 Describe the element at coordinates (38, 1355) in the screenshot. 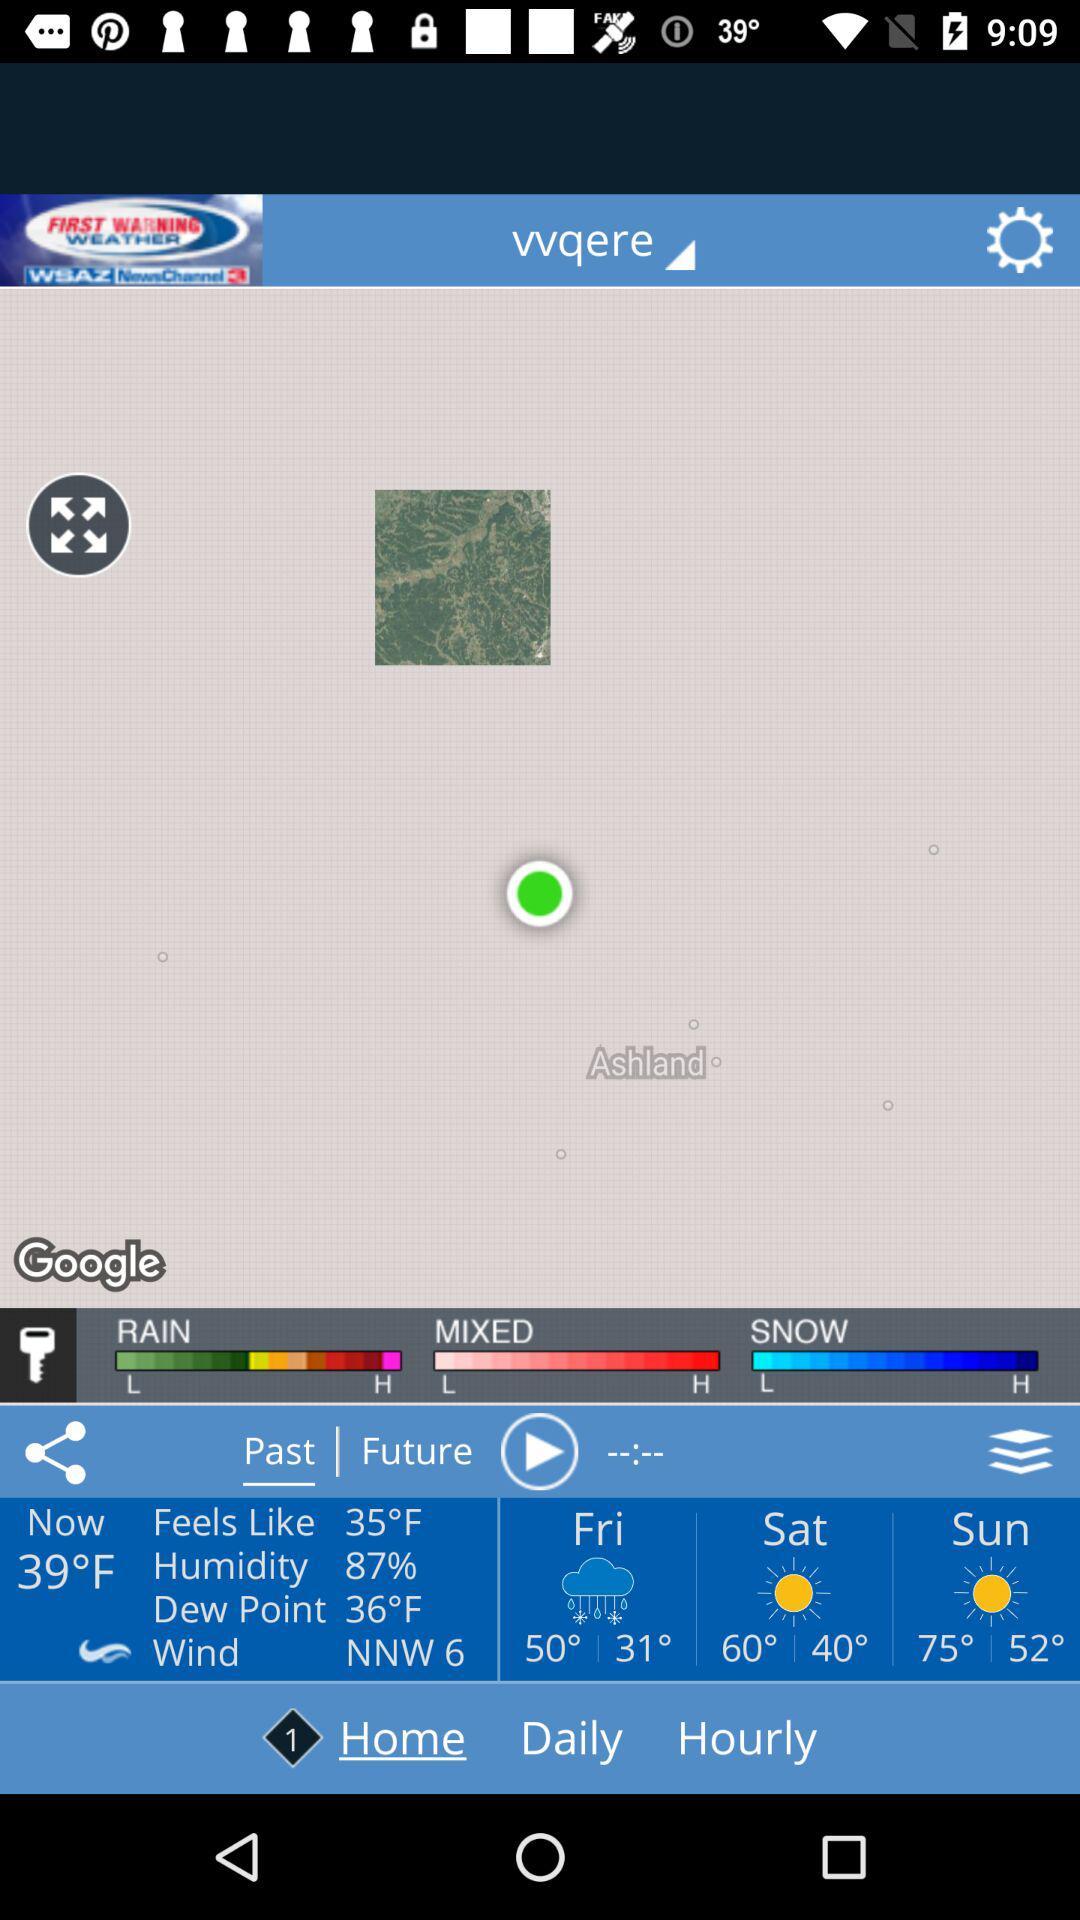

I see `key` at that location.